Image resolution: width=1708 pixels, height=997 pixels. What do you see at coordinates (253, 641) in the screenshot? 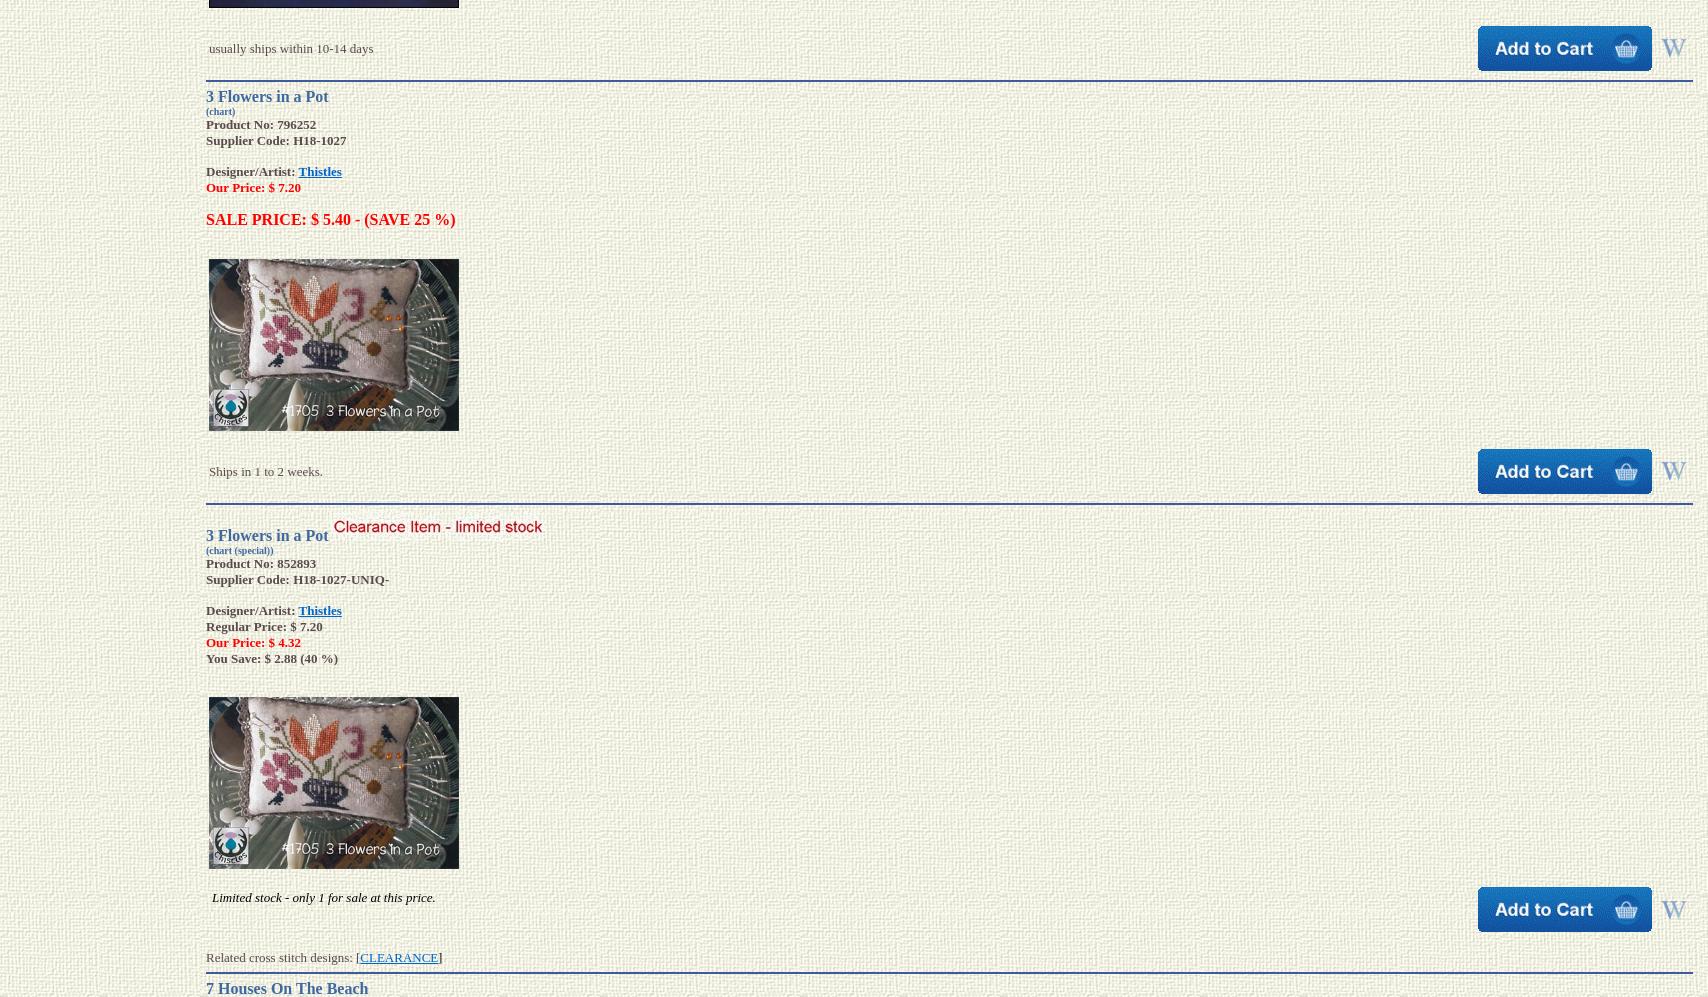
I see `'Our Price: $ 4.32'` at bounding box center [253, 641].